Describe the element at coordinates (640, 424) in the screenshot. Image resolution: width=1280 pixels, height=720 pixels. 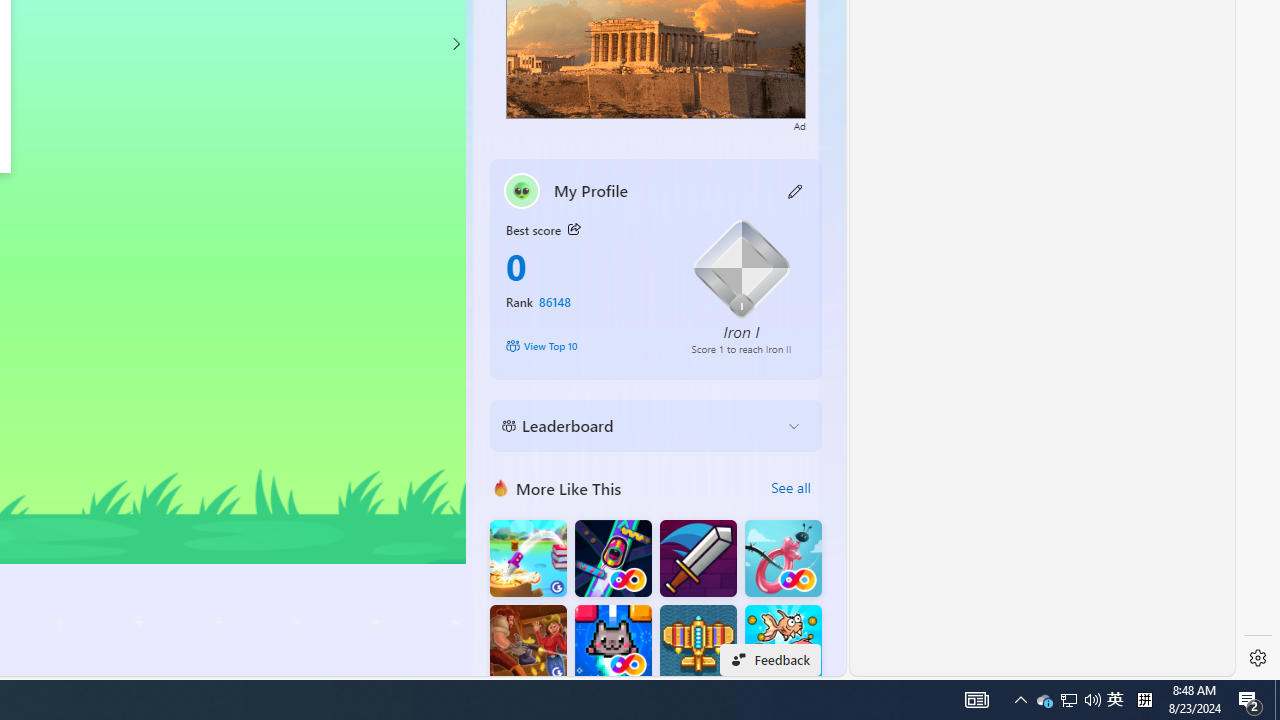
I see `'Leaderboard'` at that location.